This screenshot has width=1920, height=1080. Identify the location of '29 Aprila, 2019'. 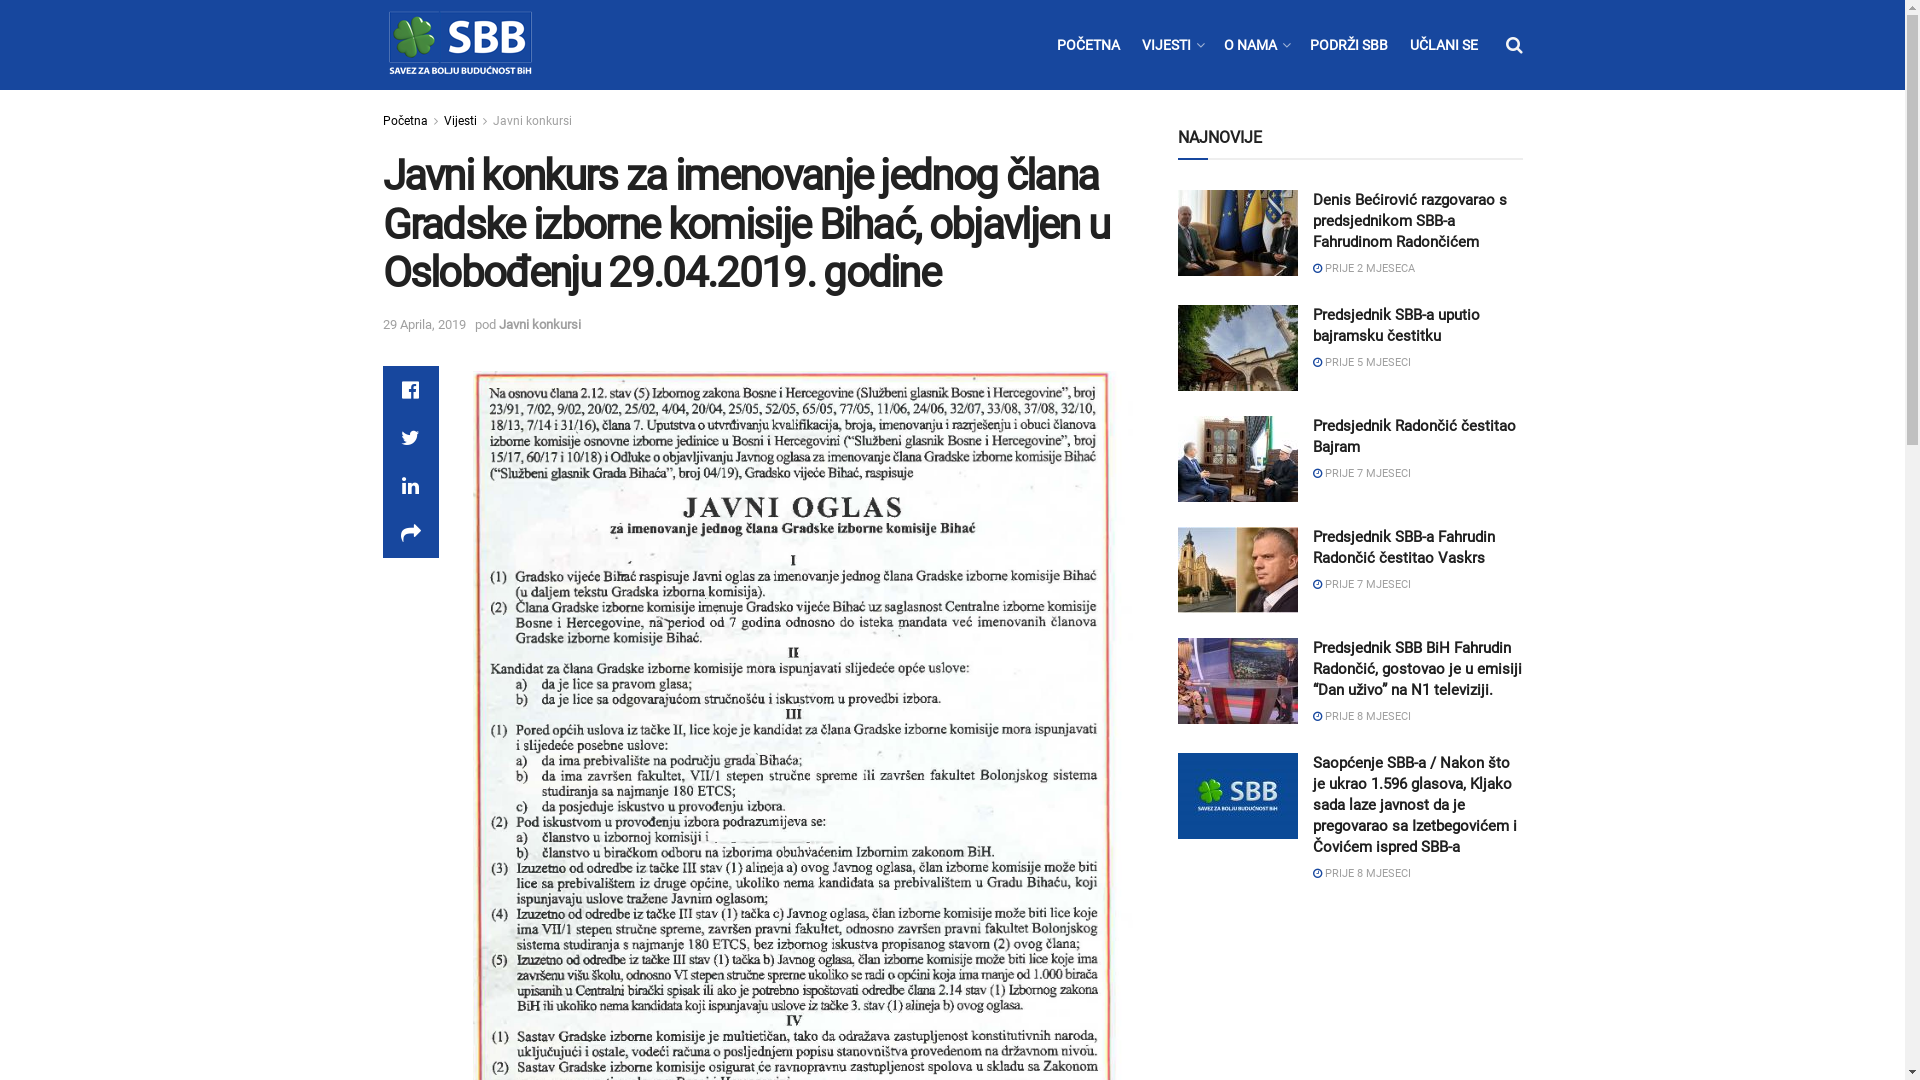
(382, 323).